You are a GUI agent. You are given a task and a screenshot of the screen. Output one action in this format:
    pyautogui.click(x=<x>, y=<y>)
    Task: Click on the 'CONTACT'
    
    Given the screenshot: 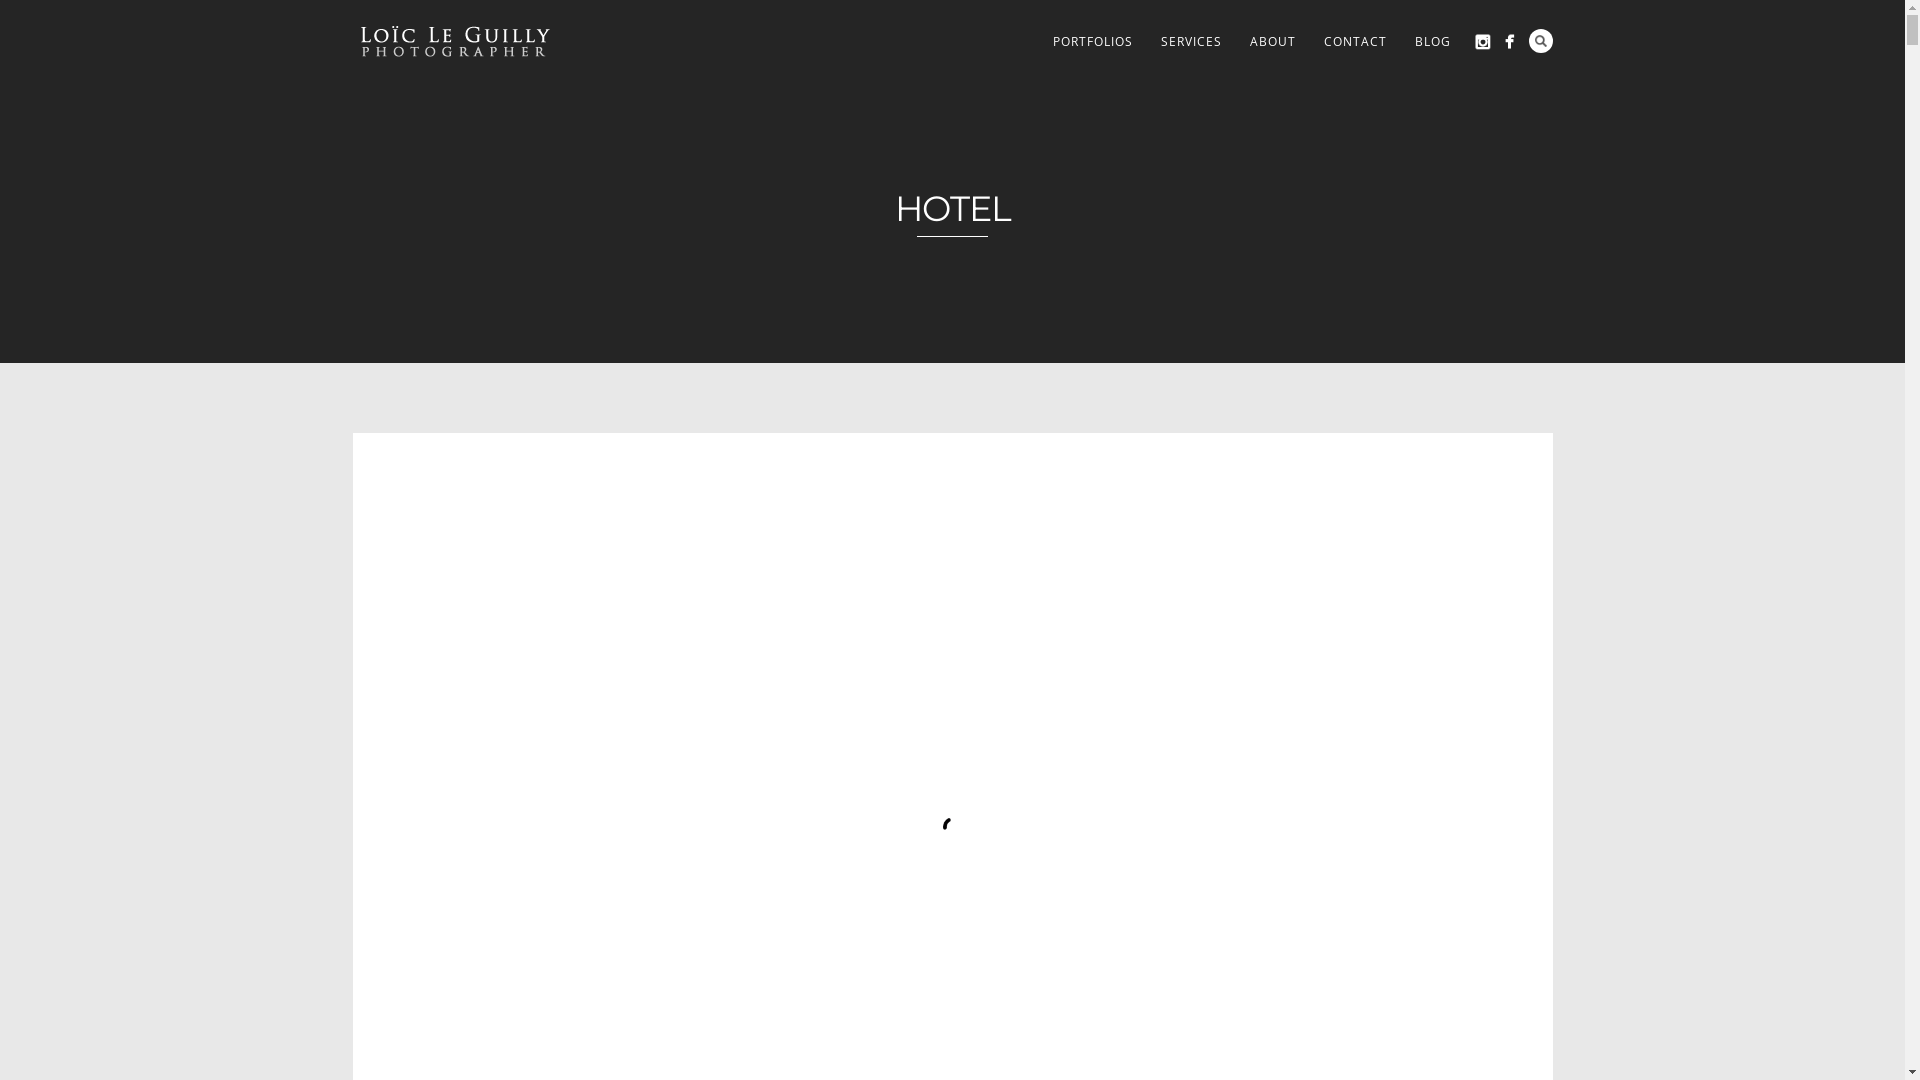 What is the action you would take?
    pyautogui.click(x=1355, y=42)
    